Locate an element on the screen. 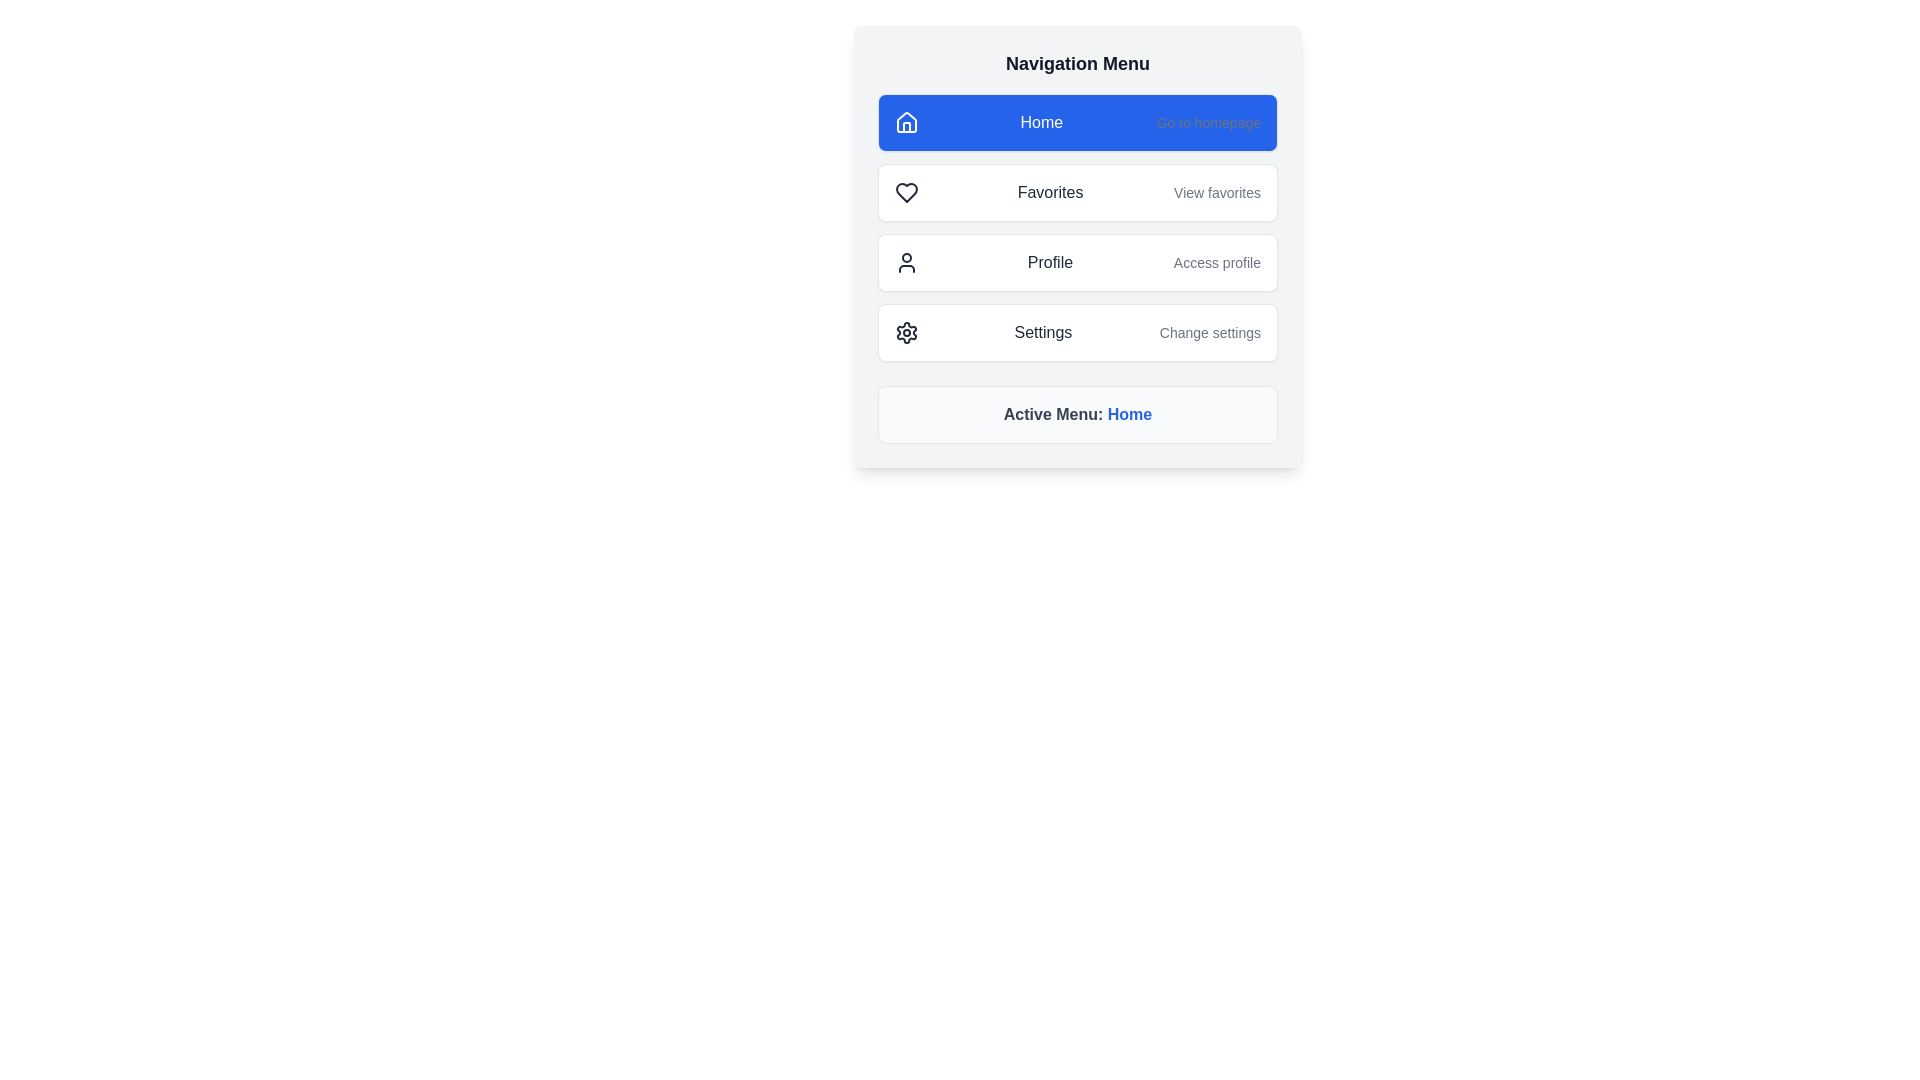 Image resolution: width=1920 pixels, height=1080 pixels. the decorative segment of the roof in the house-shaped icon located in the navigation menu at the top-left corner, adjacent to the 'Home' text is located at coordinates (906, 127).